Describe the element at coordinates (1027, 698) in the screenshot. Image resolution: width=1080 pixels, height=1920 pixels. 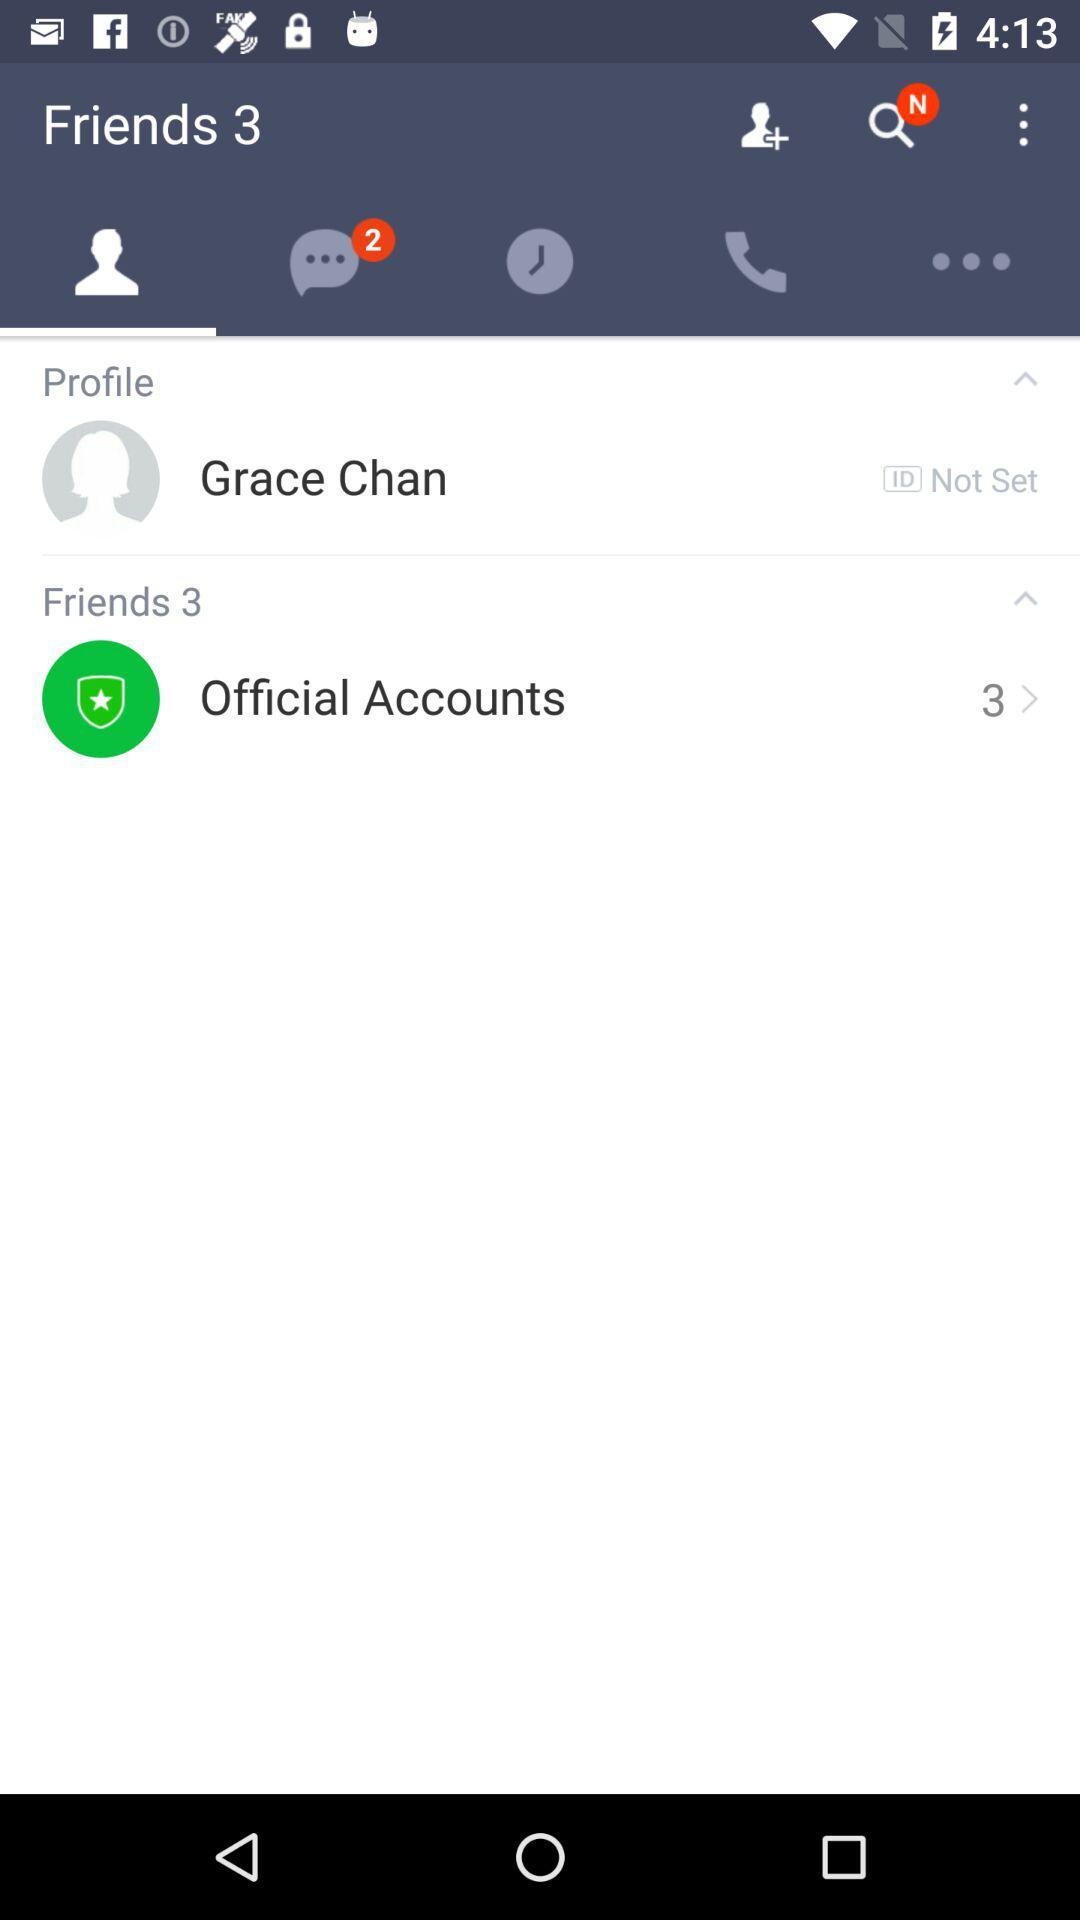
I see `the right scroll` at that location.